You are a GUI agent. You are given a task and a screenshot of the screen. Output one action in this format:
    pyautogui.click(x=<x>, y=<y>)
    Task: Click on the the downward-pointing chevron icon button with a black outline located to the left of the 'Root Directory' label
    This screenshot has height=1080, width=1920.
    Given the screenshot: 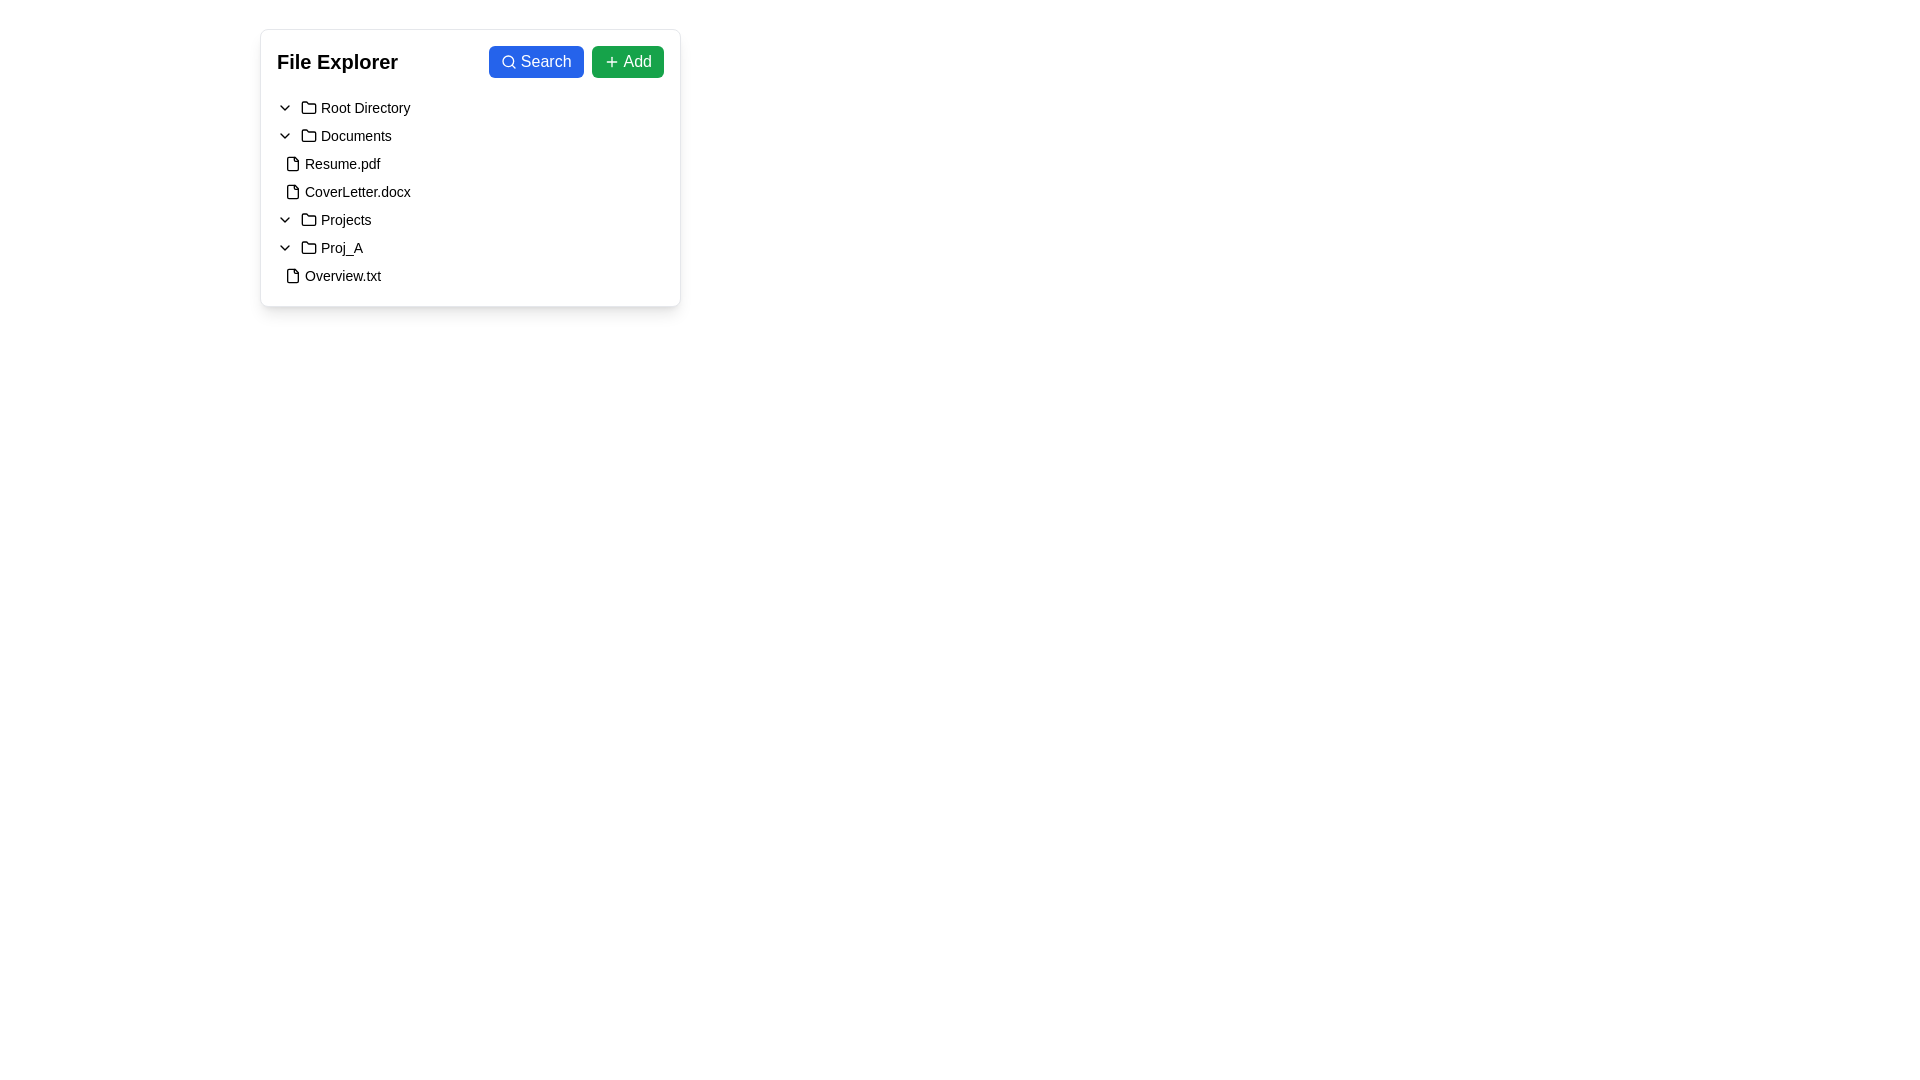 What is the action you would take?
    pyautogui.click(x=283, y=108)
    